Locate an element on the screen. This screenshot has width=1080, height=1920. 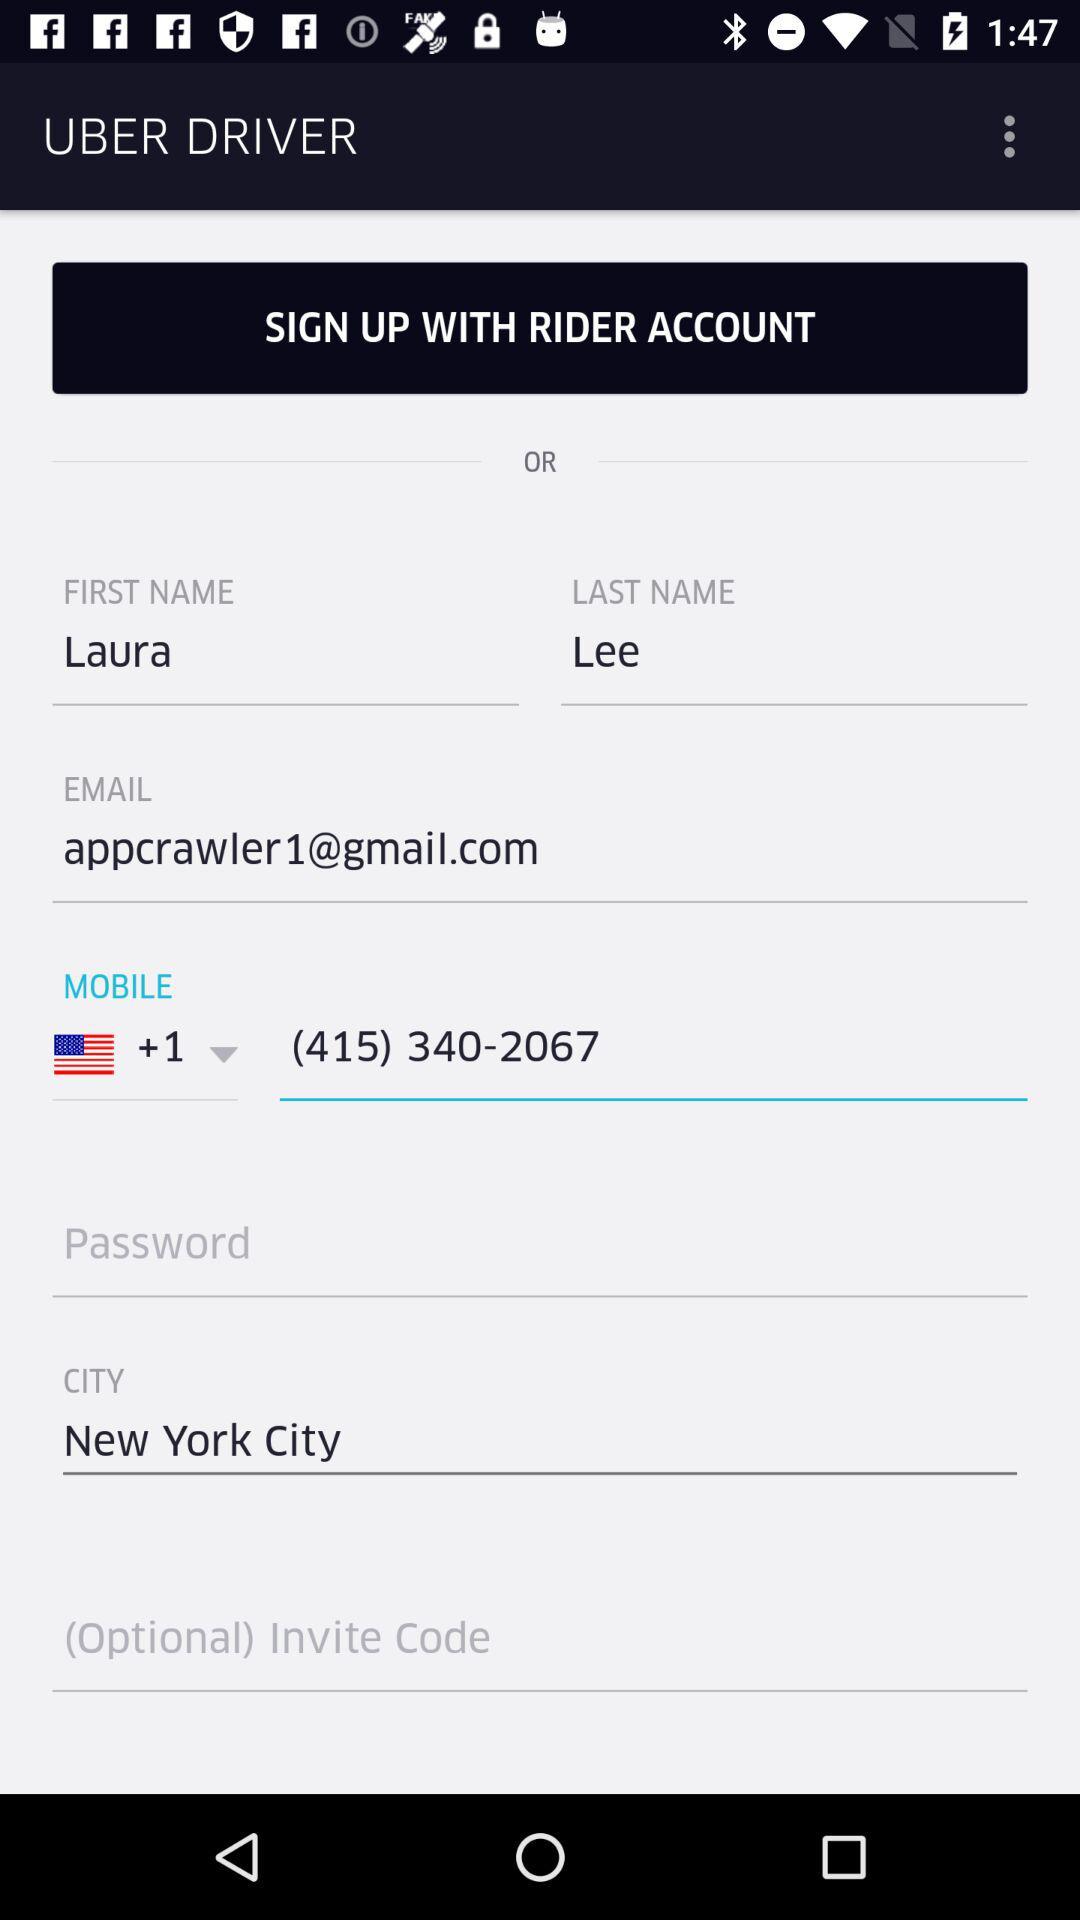
icon on the right is located at coordinates (793, 660).